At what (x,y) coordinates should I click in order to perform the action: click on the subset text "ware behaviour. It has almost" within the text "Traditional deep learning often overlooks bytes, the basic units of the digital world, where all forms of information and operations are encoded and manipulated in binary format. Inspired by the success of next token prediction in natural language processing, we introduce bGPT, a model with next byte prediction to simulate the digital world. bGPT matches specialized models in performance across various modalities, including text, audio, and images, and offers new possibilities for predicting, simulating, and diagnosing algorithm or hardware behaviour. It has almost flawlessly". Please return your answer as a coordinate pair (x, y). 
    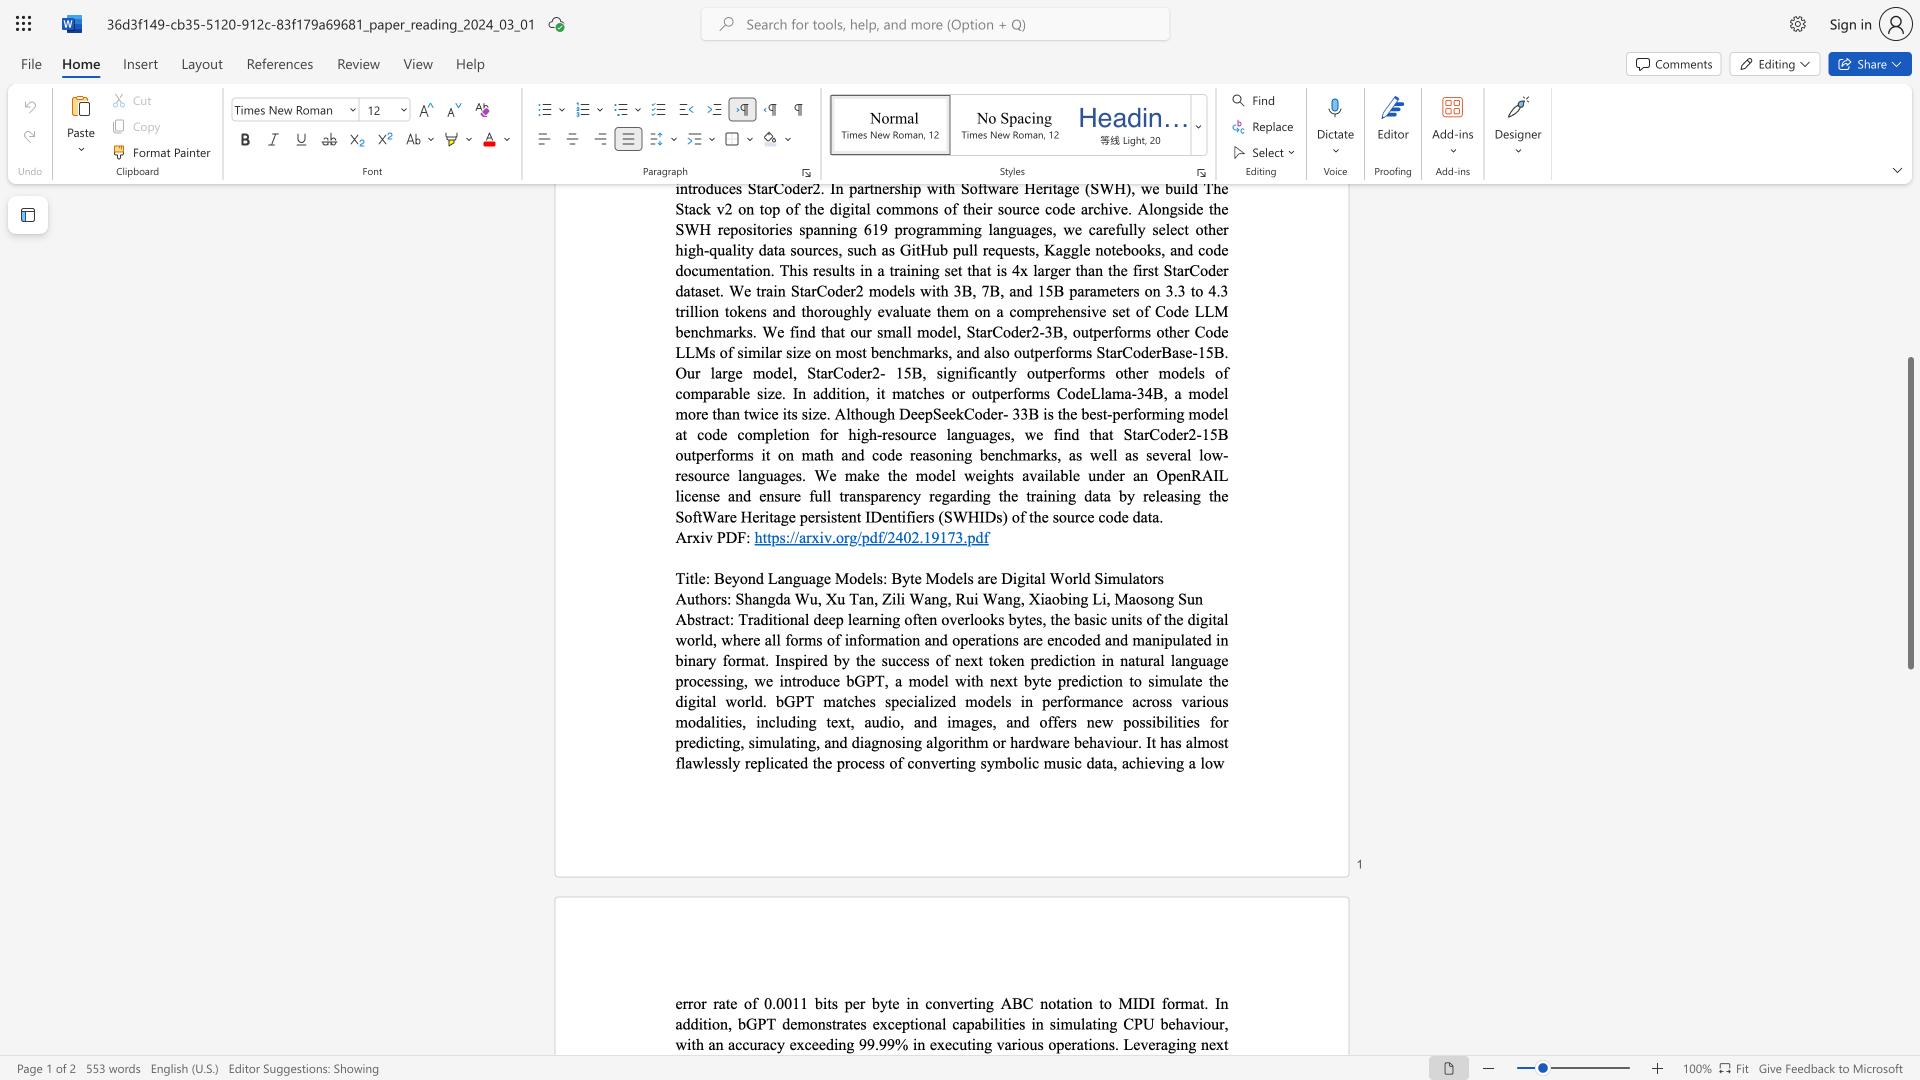
    Looking at the image, I should click on (1038, 742).